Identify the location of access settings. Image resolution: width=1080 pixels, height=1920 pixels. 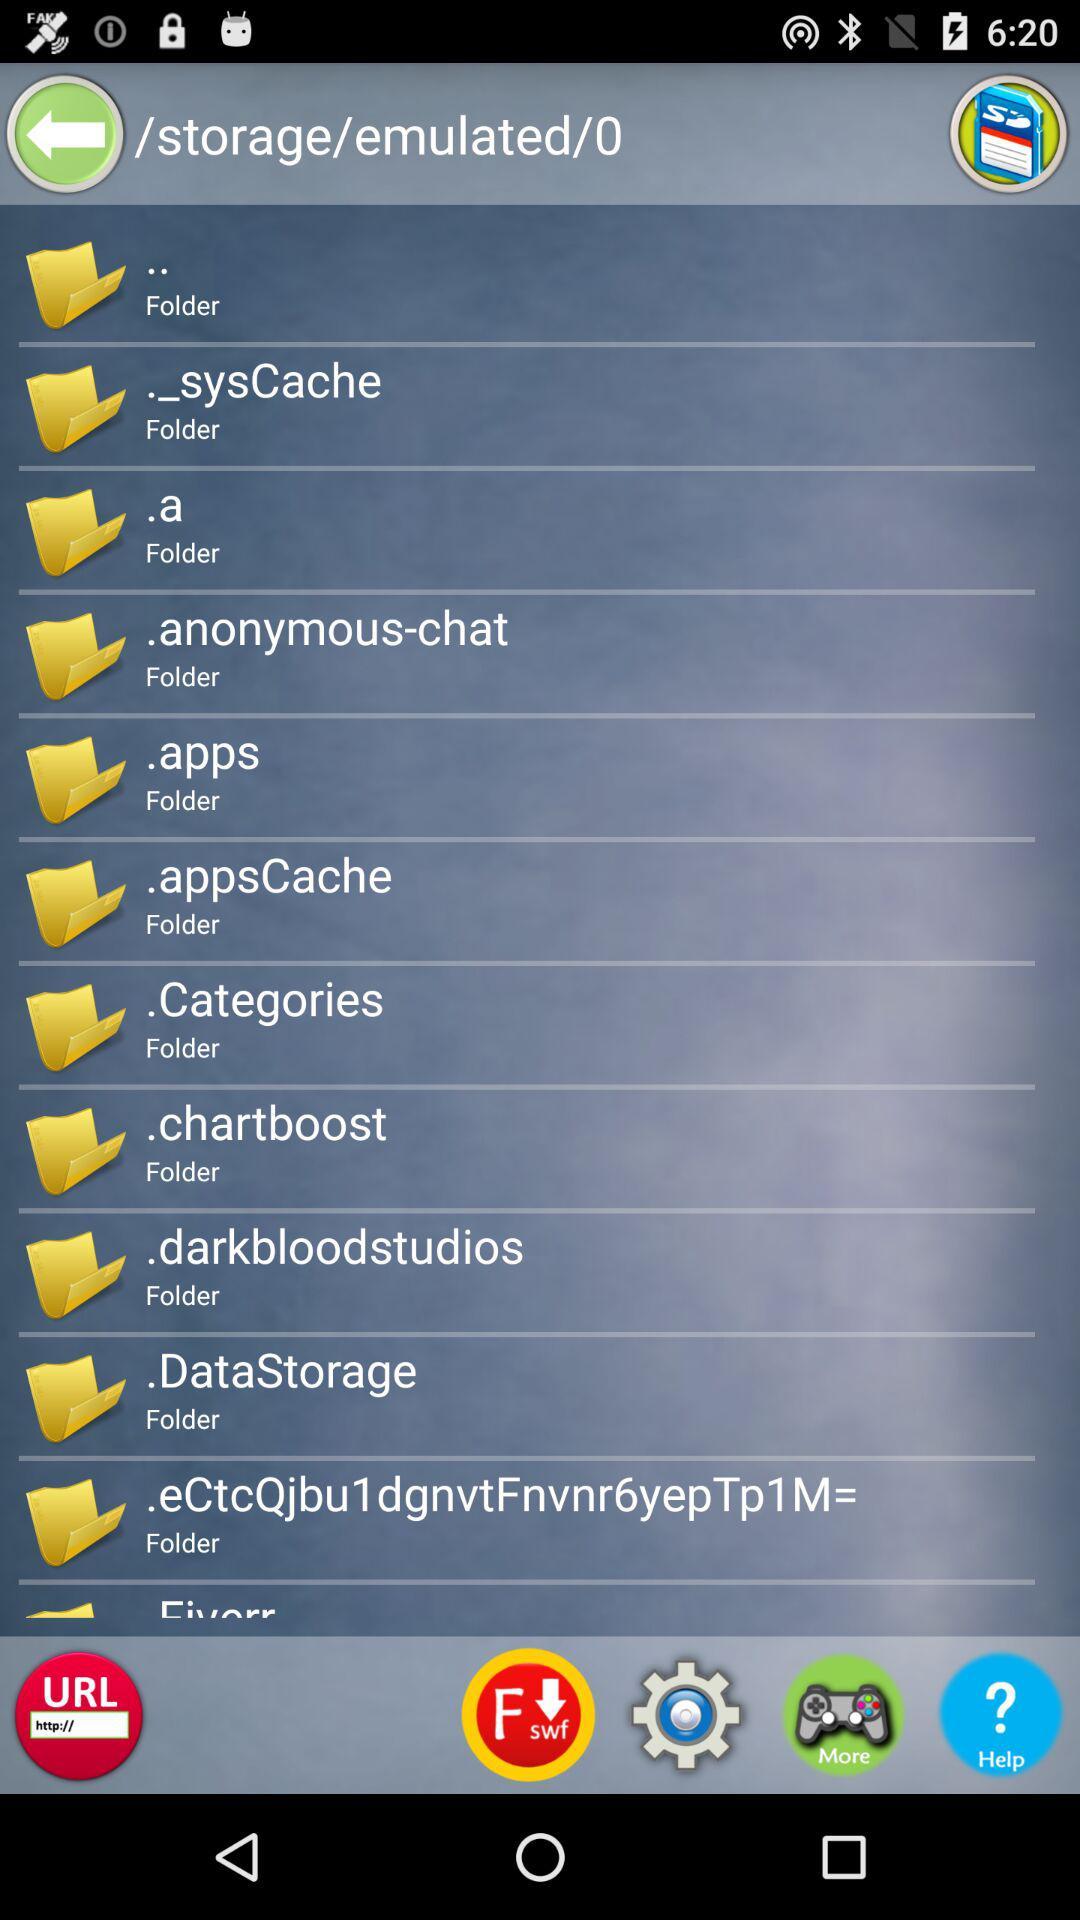
(685, 1714).